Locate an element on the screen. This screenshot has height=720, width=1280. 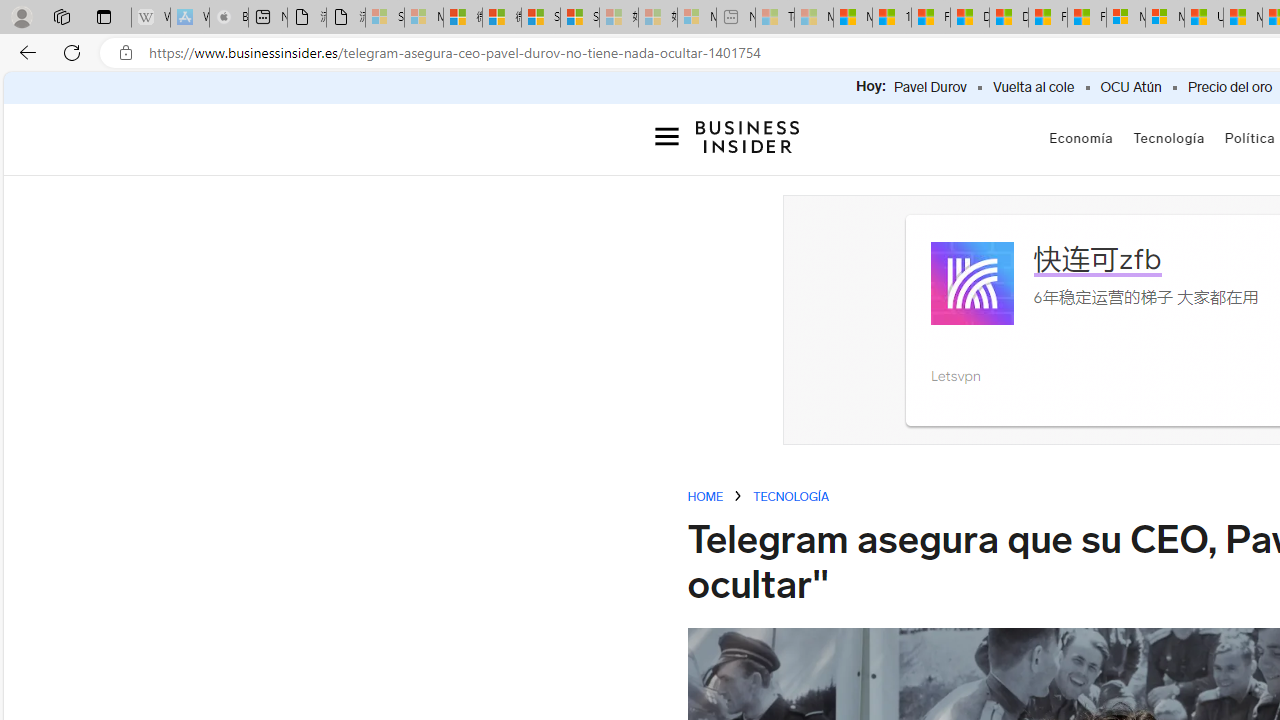
'Drinking tea every day is proven to delay biological aging' is located at coordinates (1008, 17).